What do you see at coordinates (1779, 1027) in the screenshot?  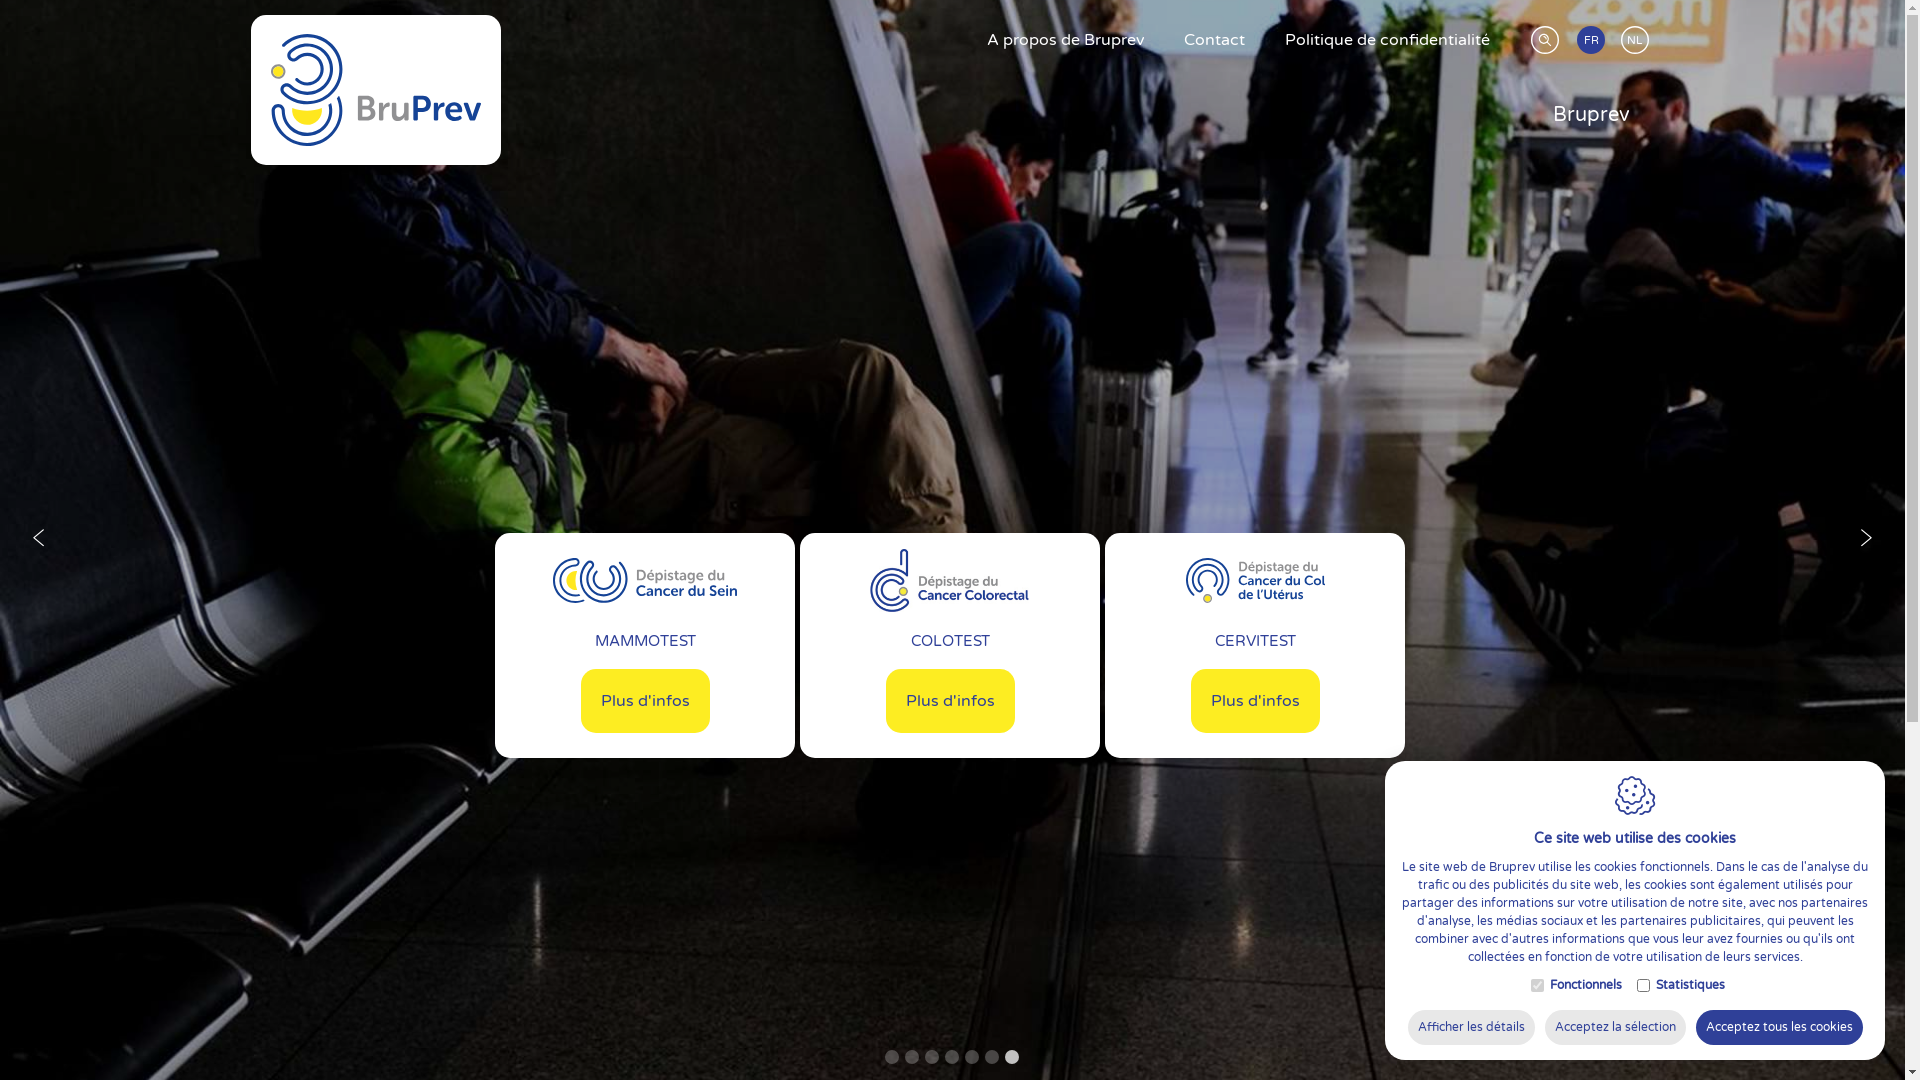 I see `'Acceptez tous les cookies'` at bounding box center [1779, 1027].